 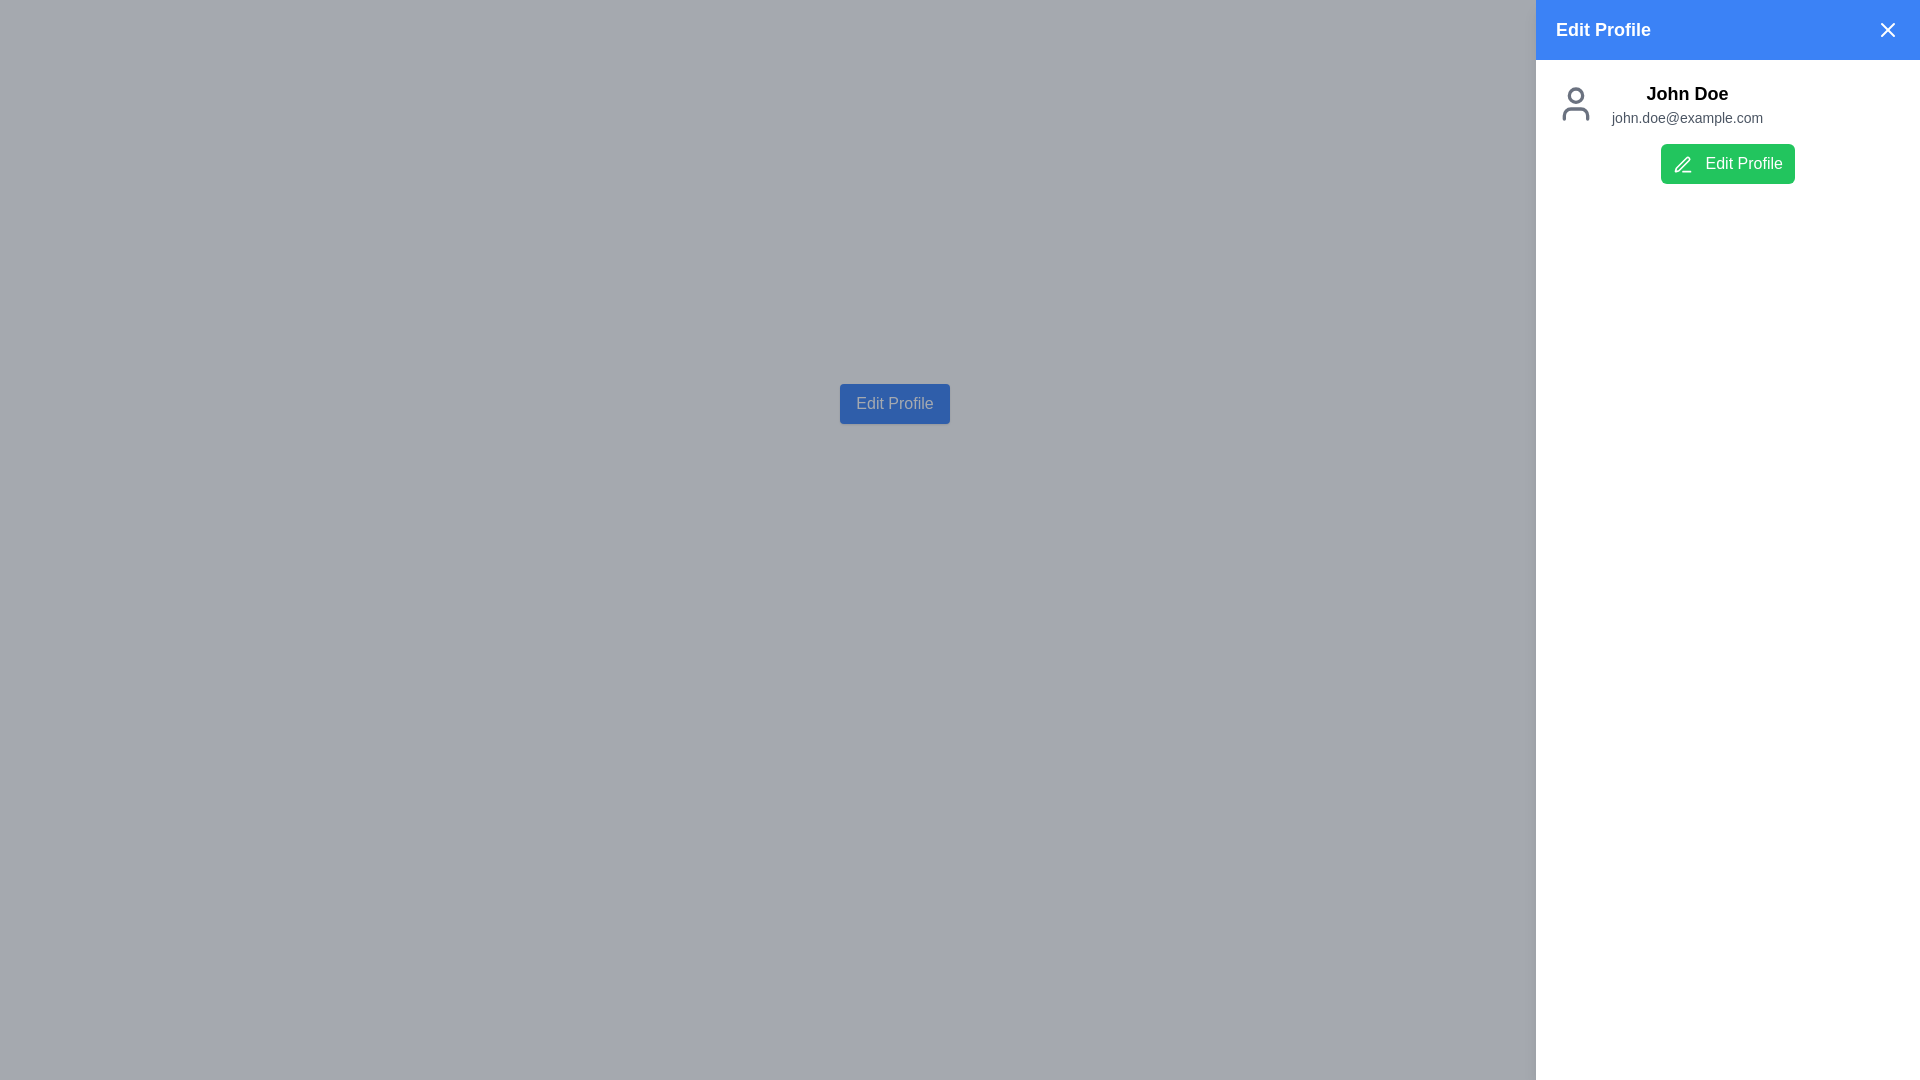 What do you see at coordinates (1727, 104) in the screenshot?
I see `the User Information Display located in the top-right section of the interface, which shows the user's name and email address, positioned above the 'Edit Profile' button` at bounding box center [1727, 104].